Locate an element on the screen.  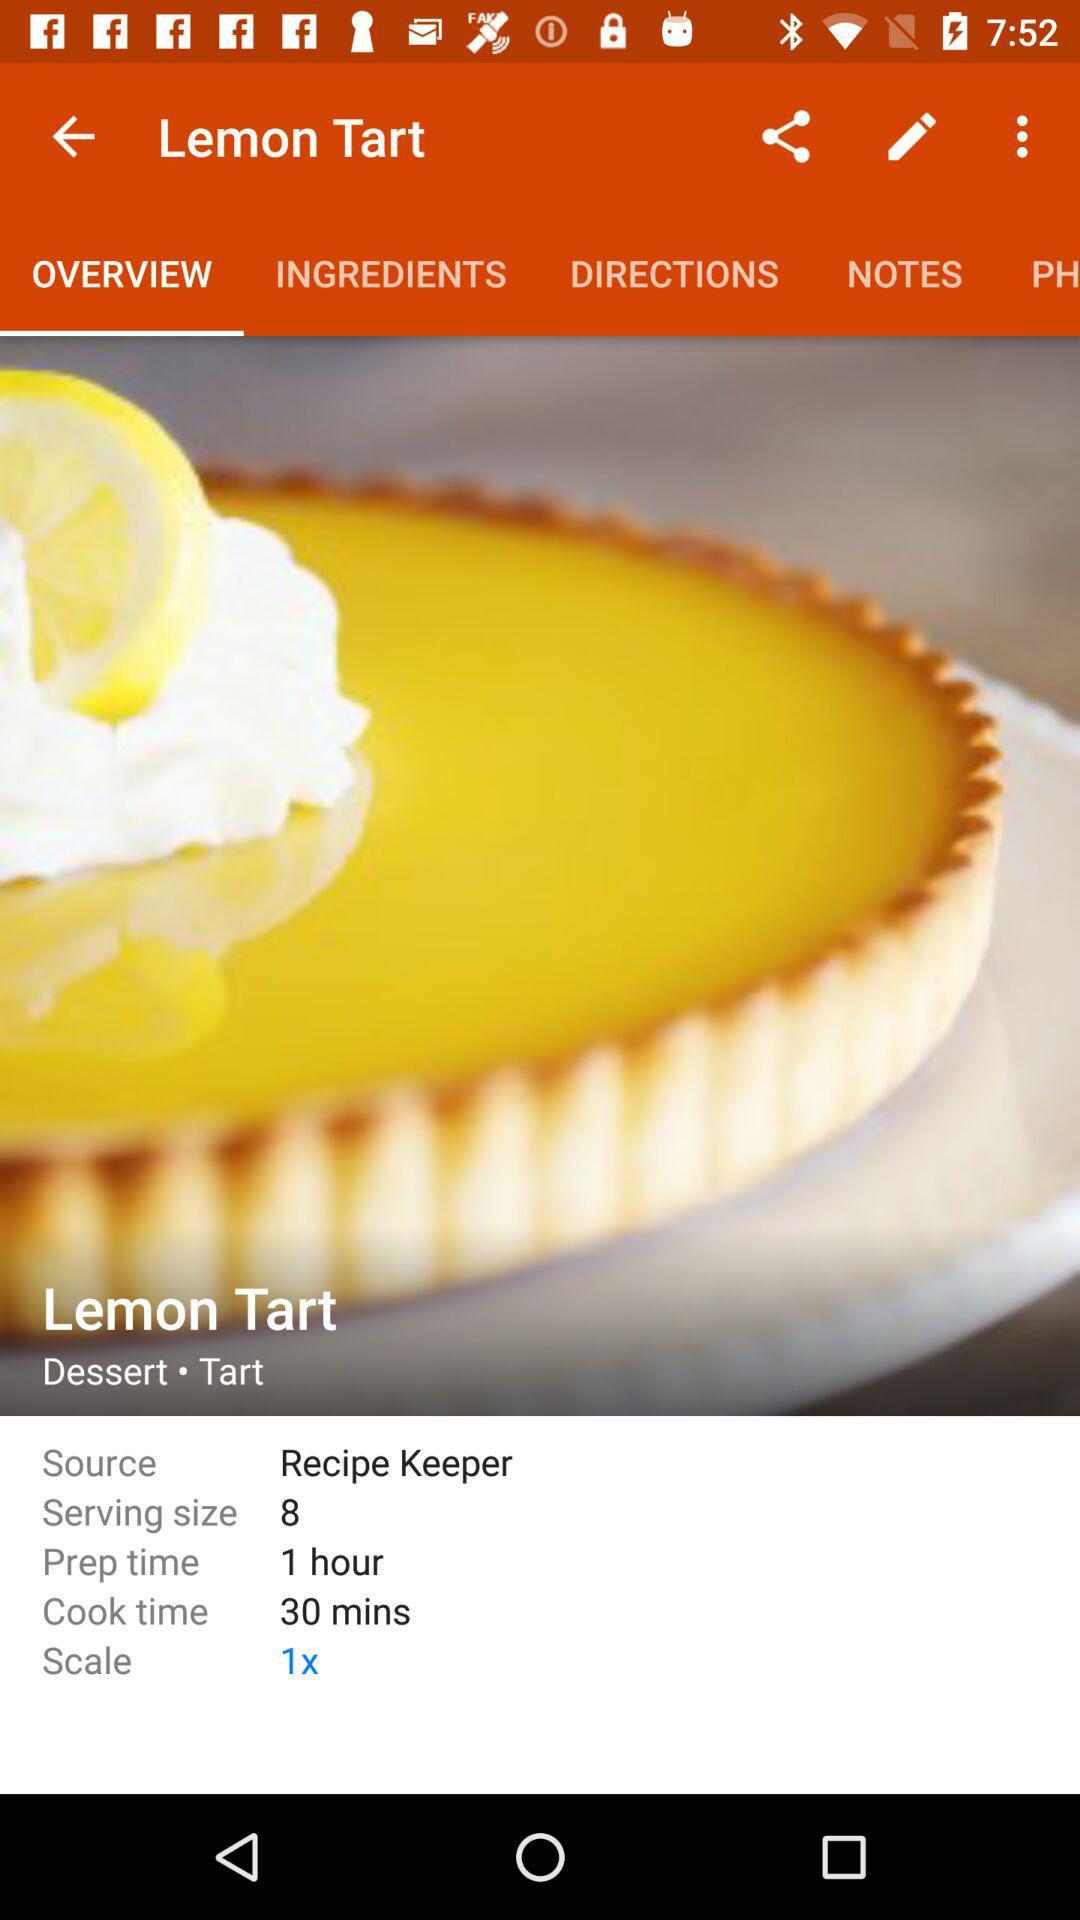
item to the left of lemon tart item is located at coordinates (72, 135).